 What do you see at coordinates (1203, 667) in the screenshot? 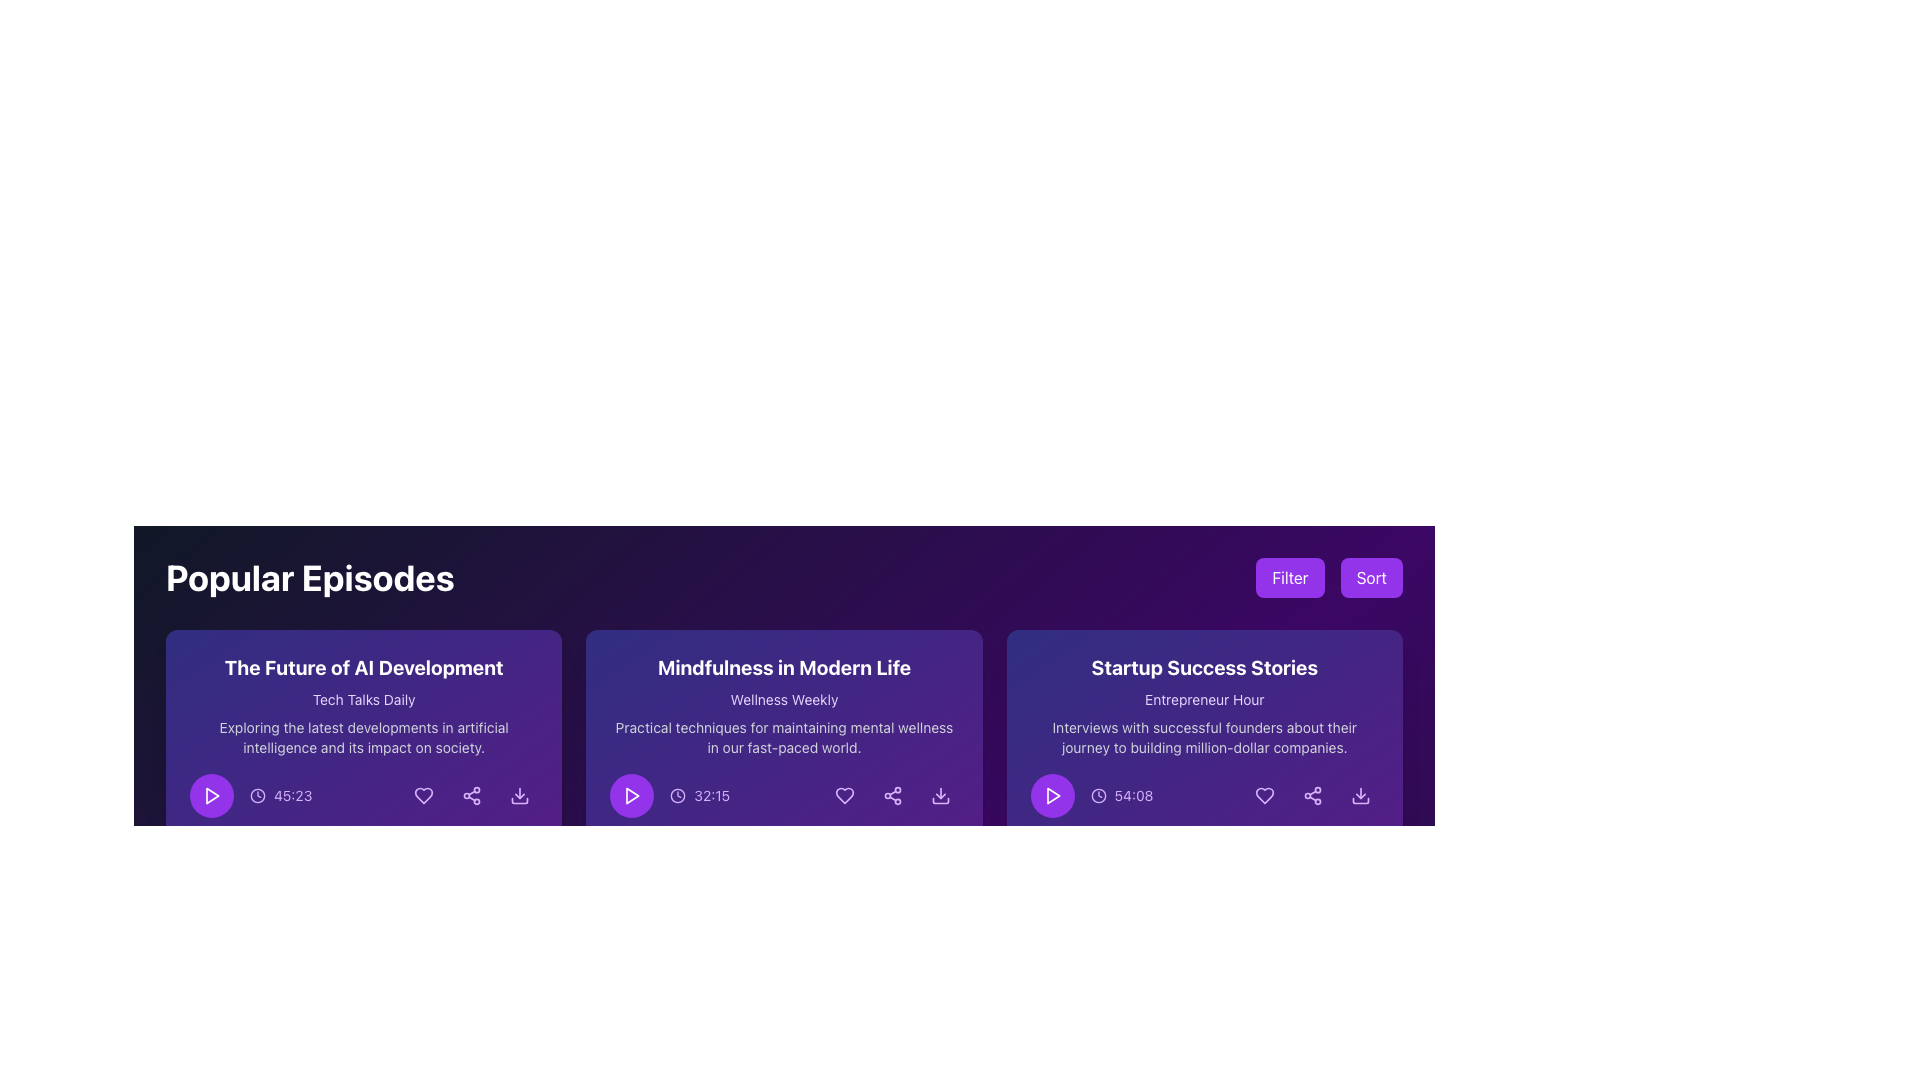
I see `the header text element located at the top of the rightmost card in the 'Popular Episodes' section, which serves as a title for the associated content below` at bounding box center [1203, 667].